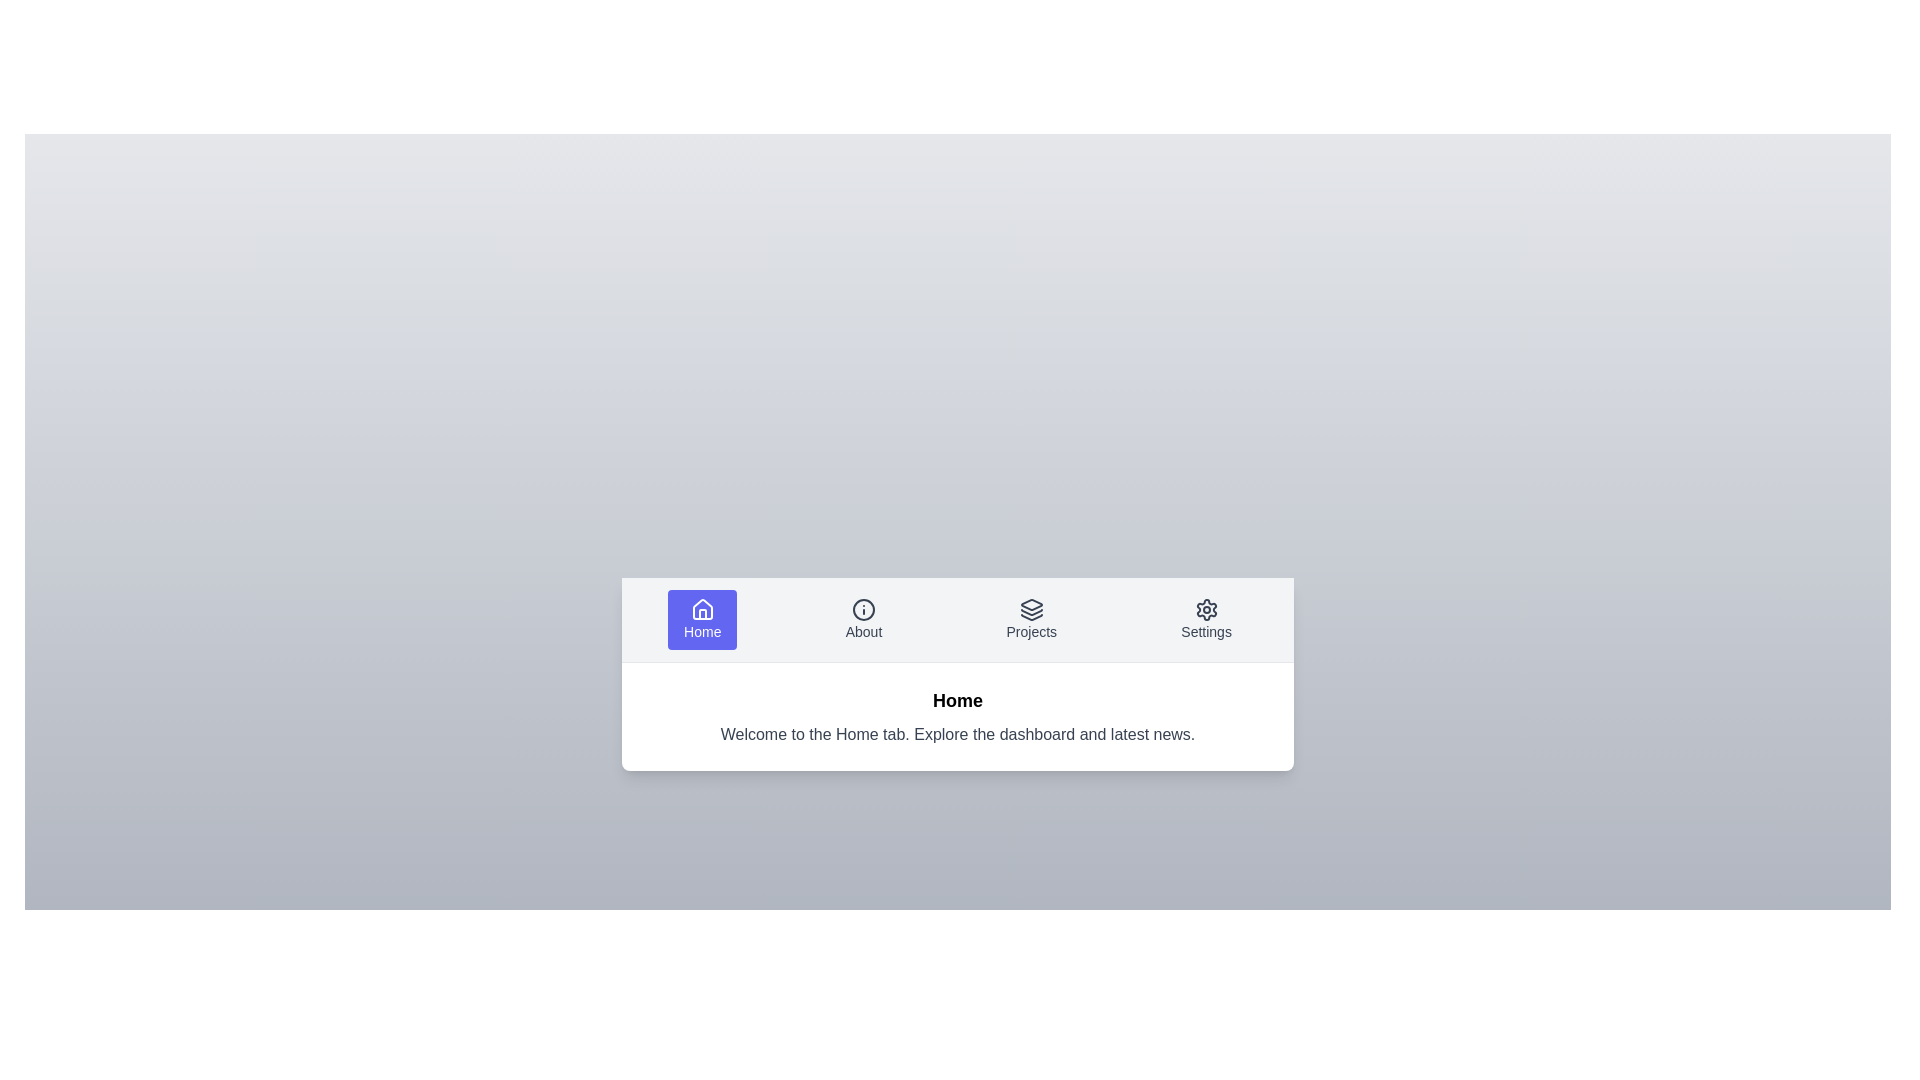  Describe the element at coordinates (1031, 617) in the screenshot. I see `the tab labeled Projects to inspect its layout and content` at that location.